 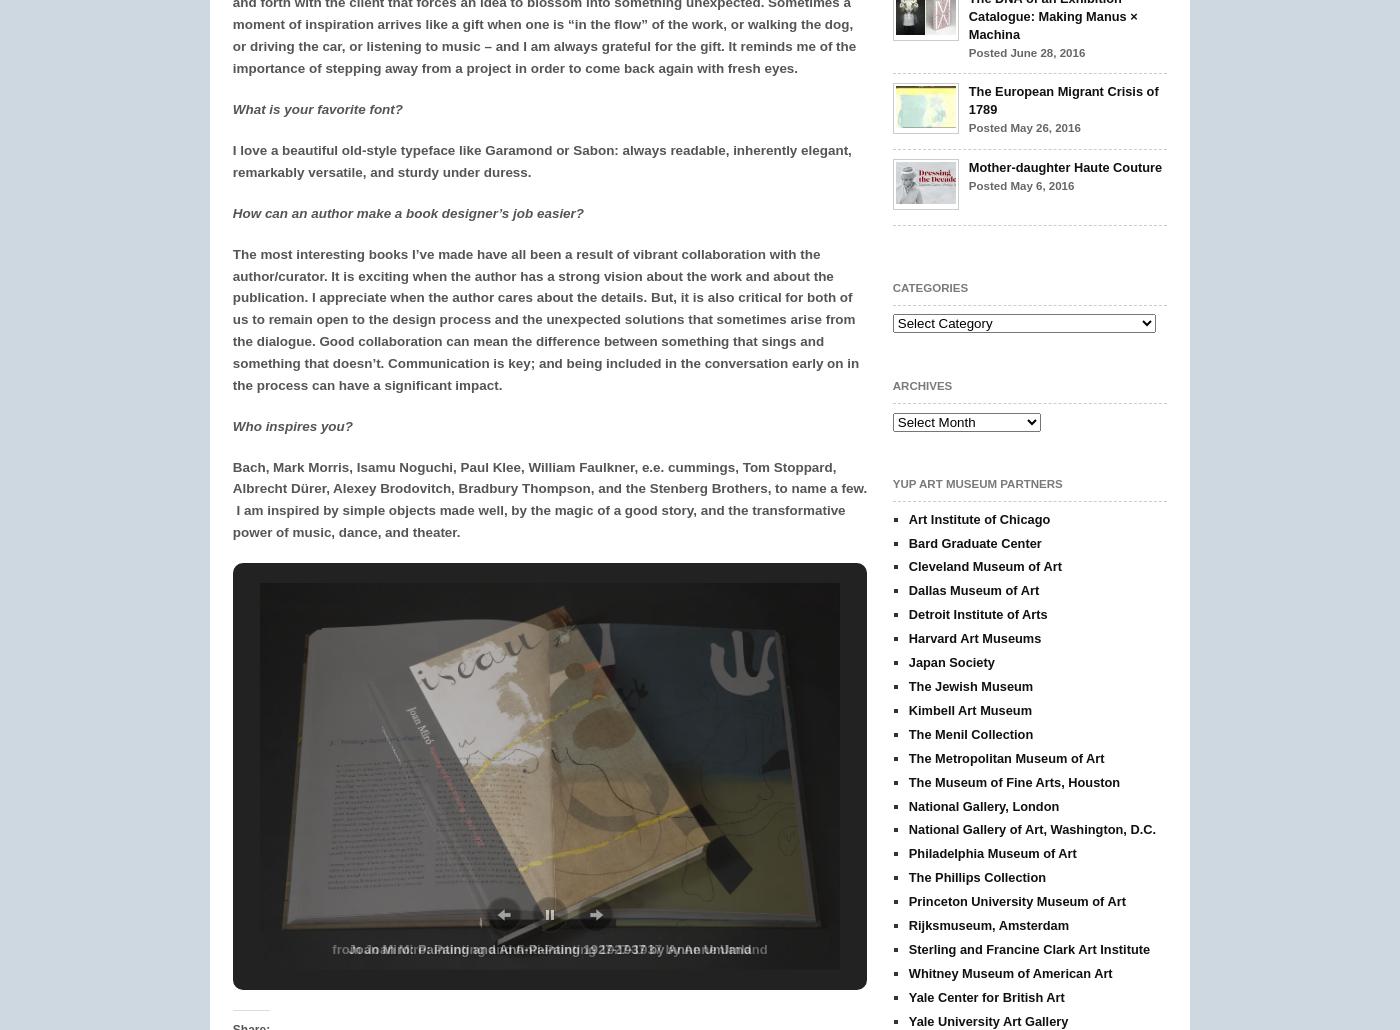 I want to click on 'The Jewish Museum', so click(x=970, y=685).